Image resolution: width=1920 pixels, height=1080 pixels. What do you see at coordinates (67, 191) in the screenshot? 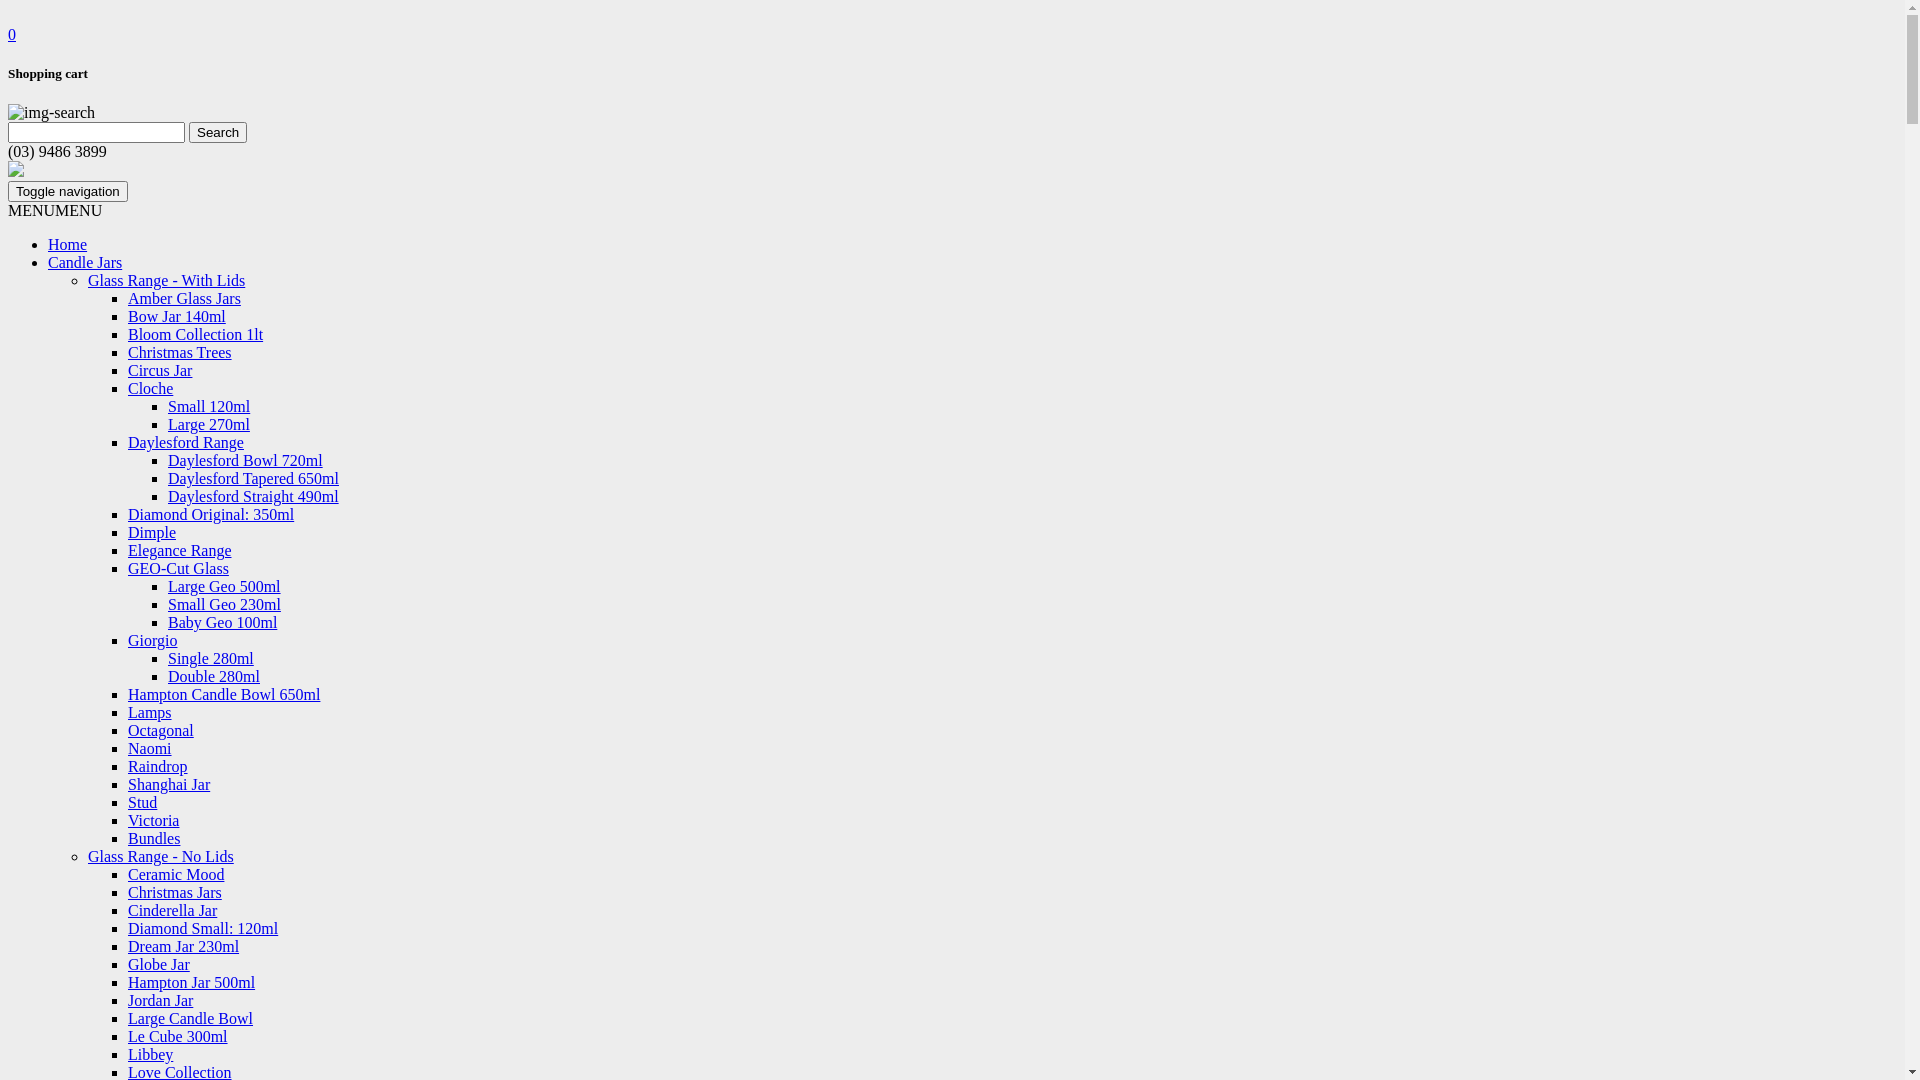
I see `'Toggle navigation'` at bounding box center [67, 191].